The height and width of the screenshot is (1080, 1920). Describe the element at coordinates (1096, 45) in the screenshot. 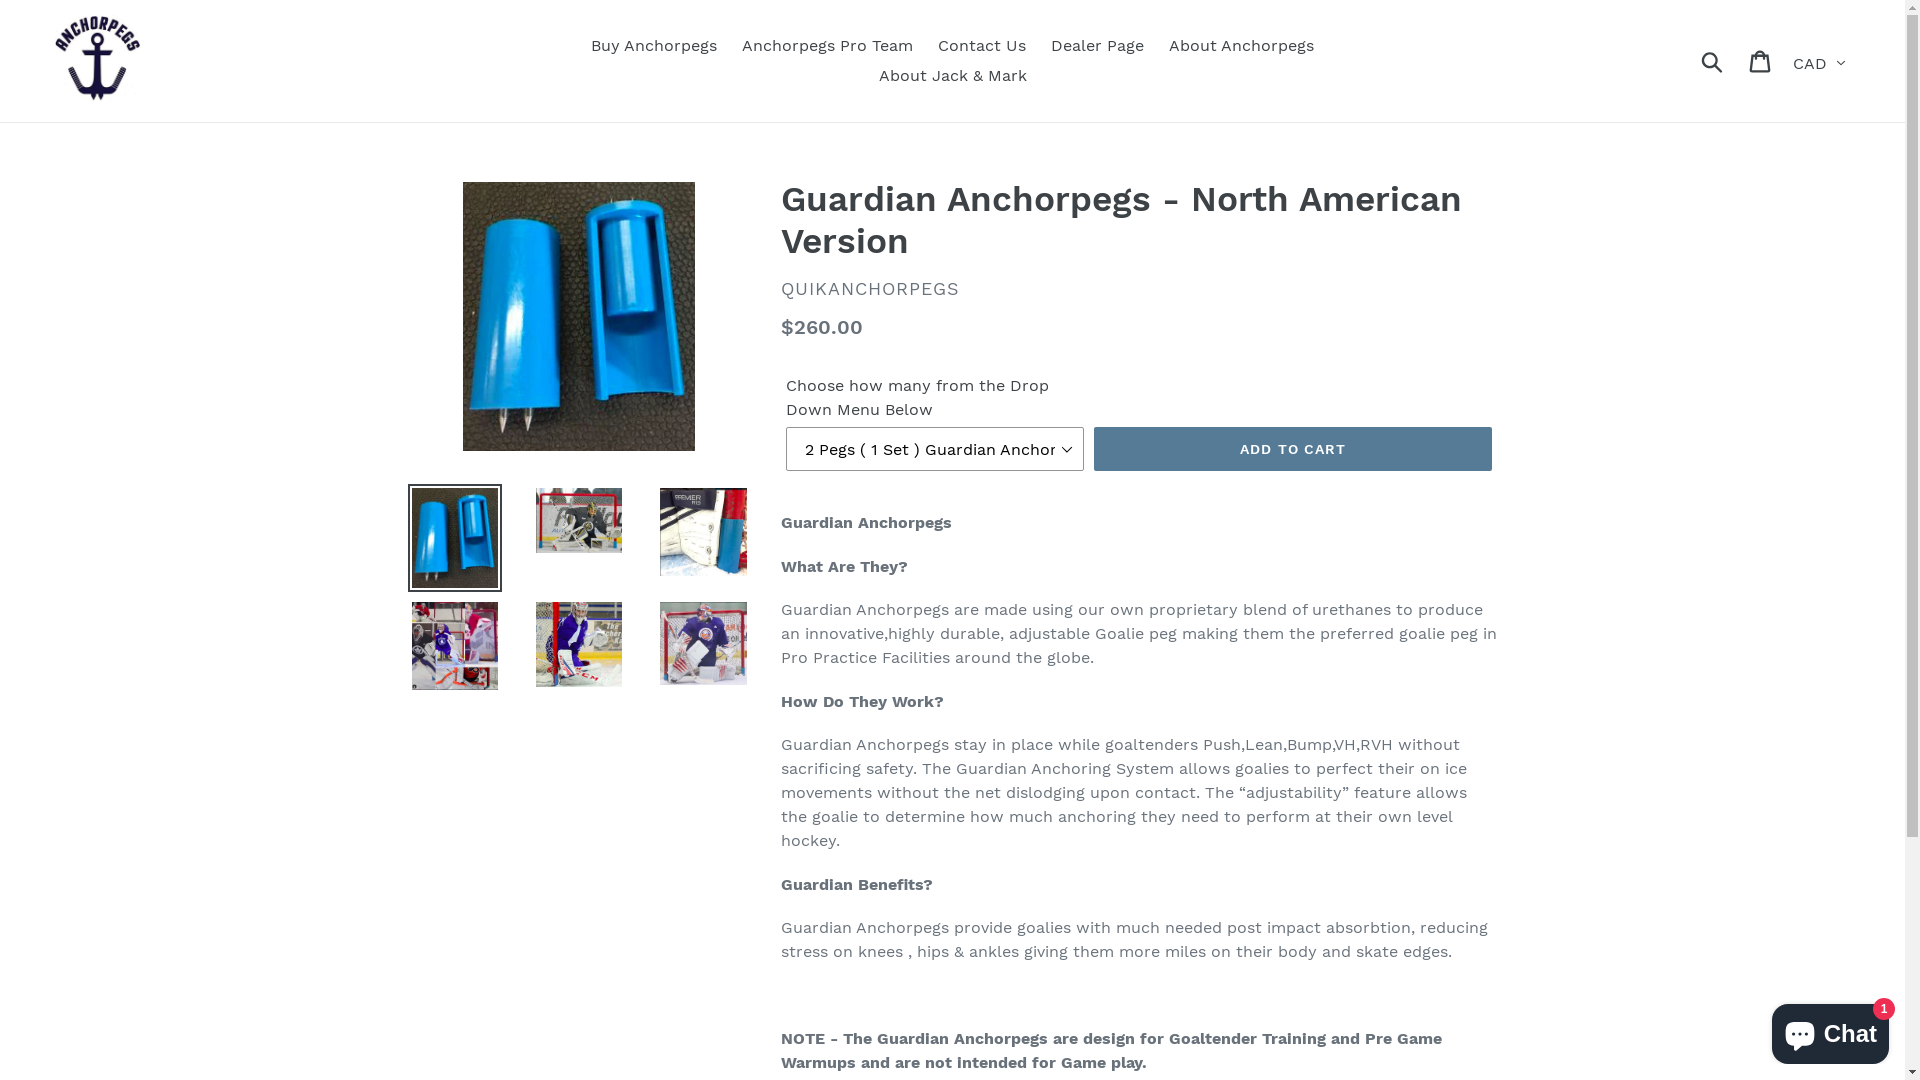

I see `'Dealer Page'` at that location.